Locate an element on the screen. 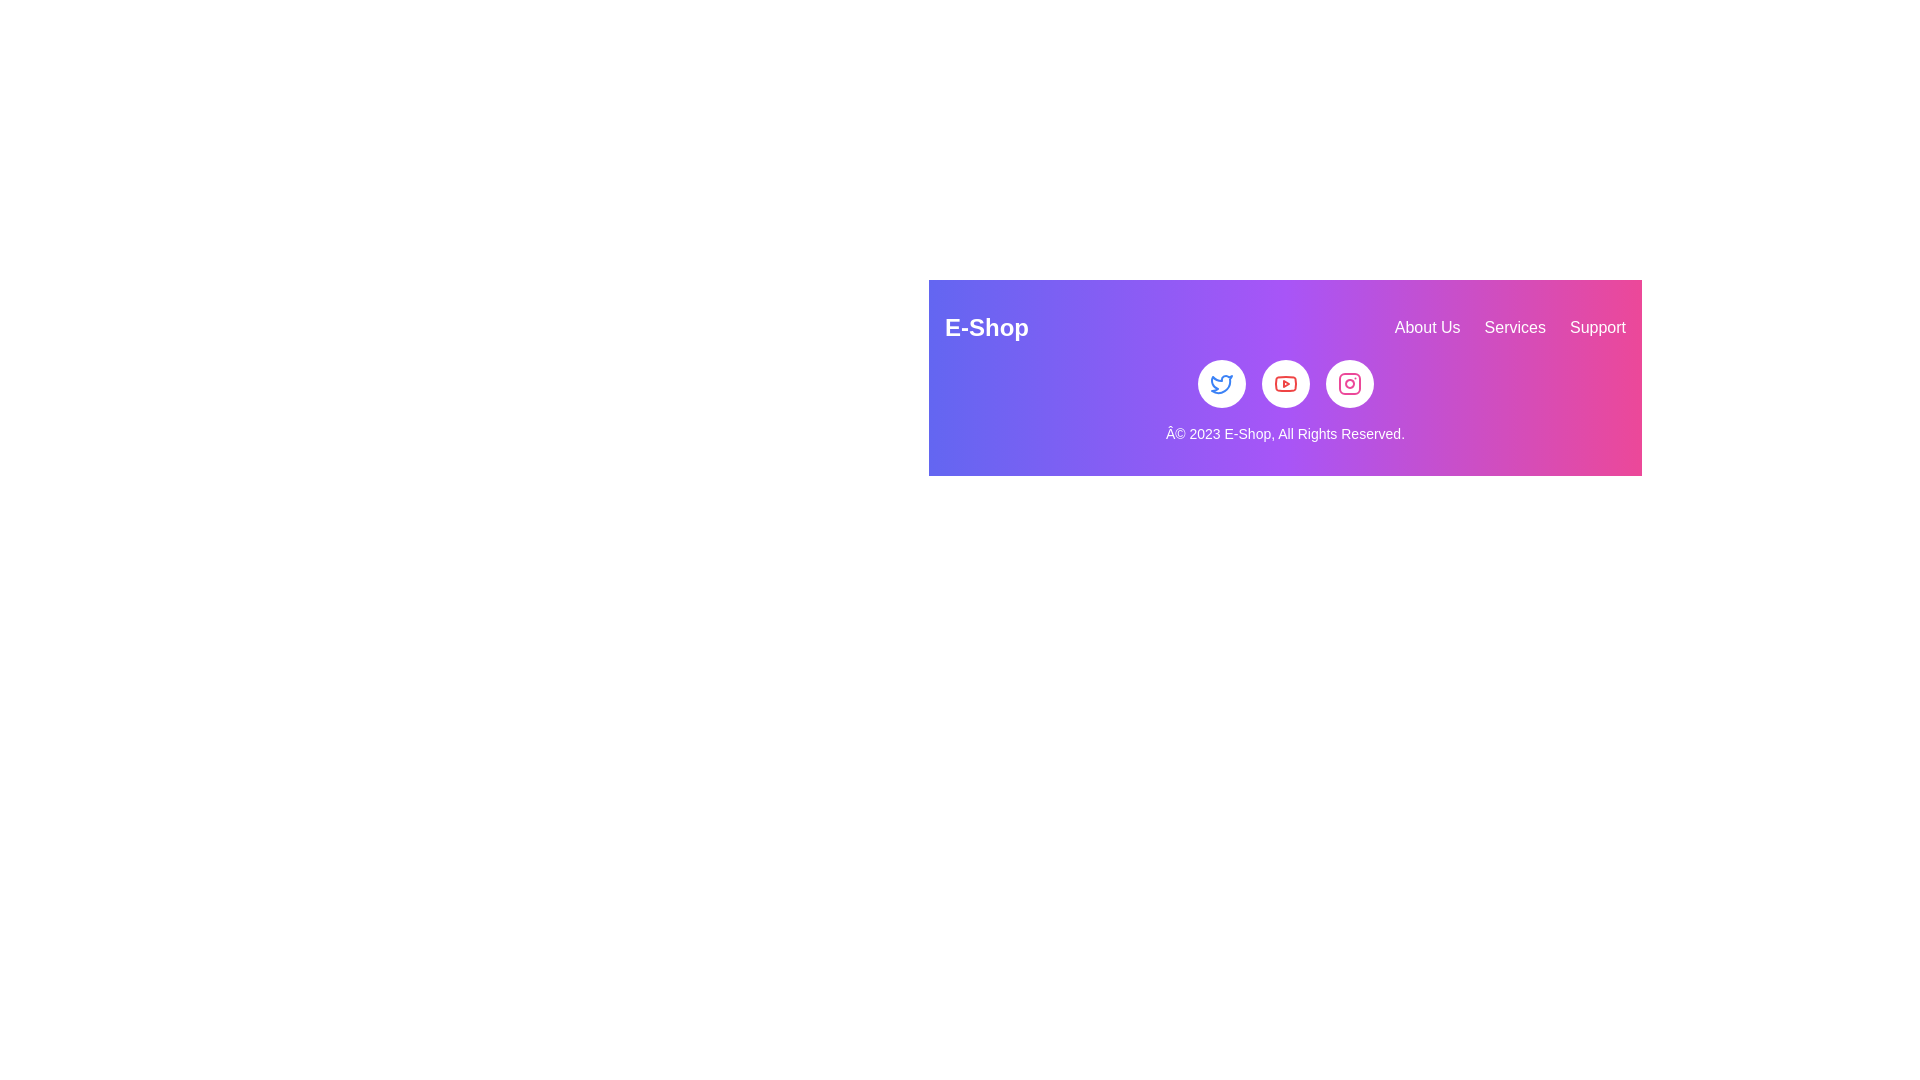 Image resolution: width=1920 pixels, height=1080 pixels. the 'Services' link within the Navigation links group in the footer bar is located at coordinates (1510, 326).